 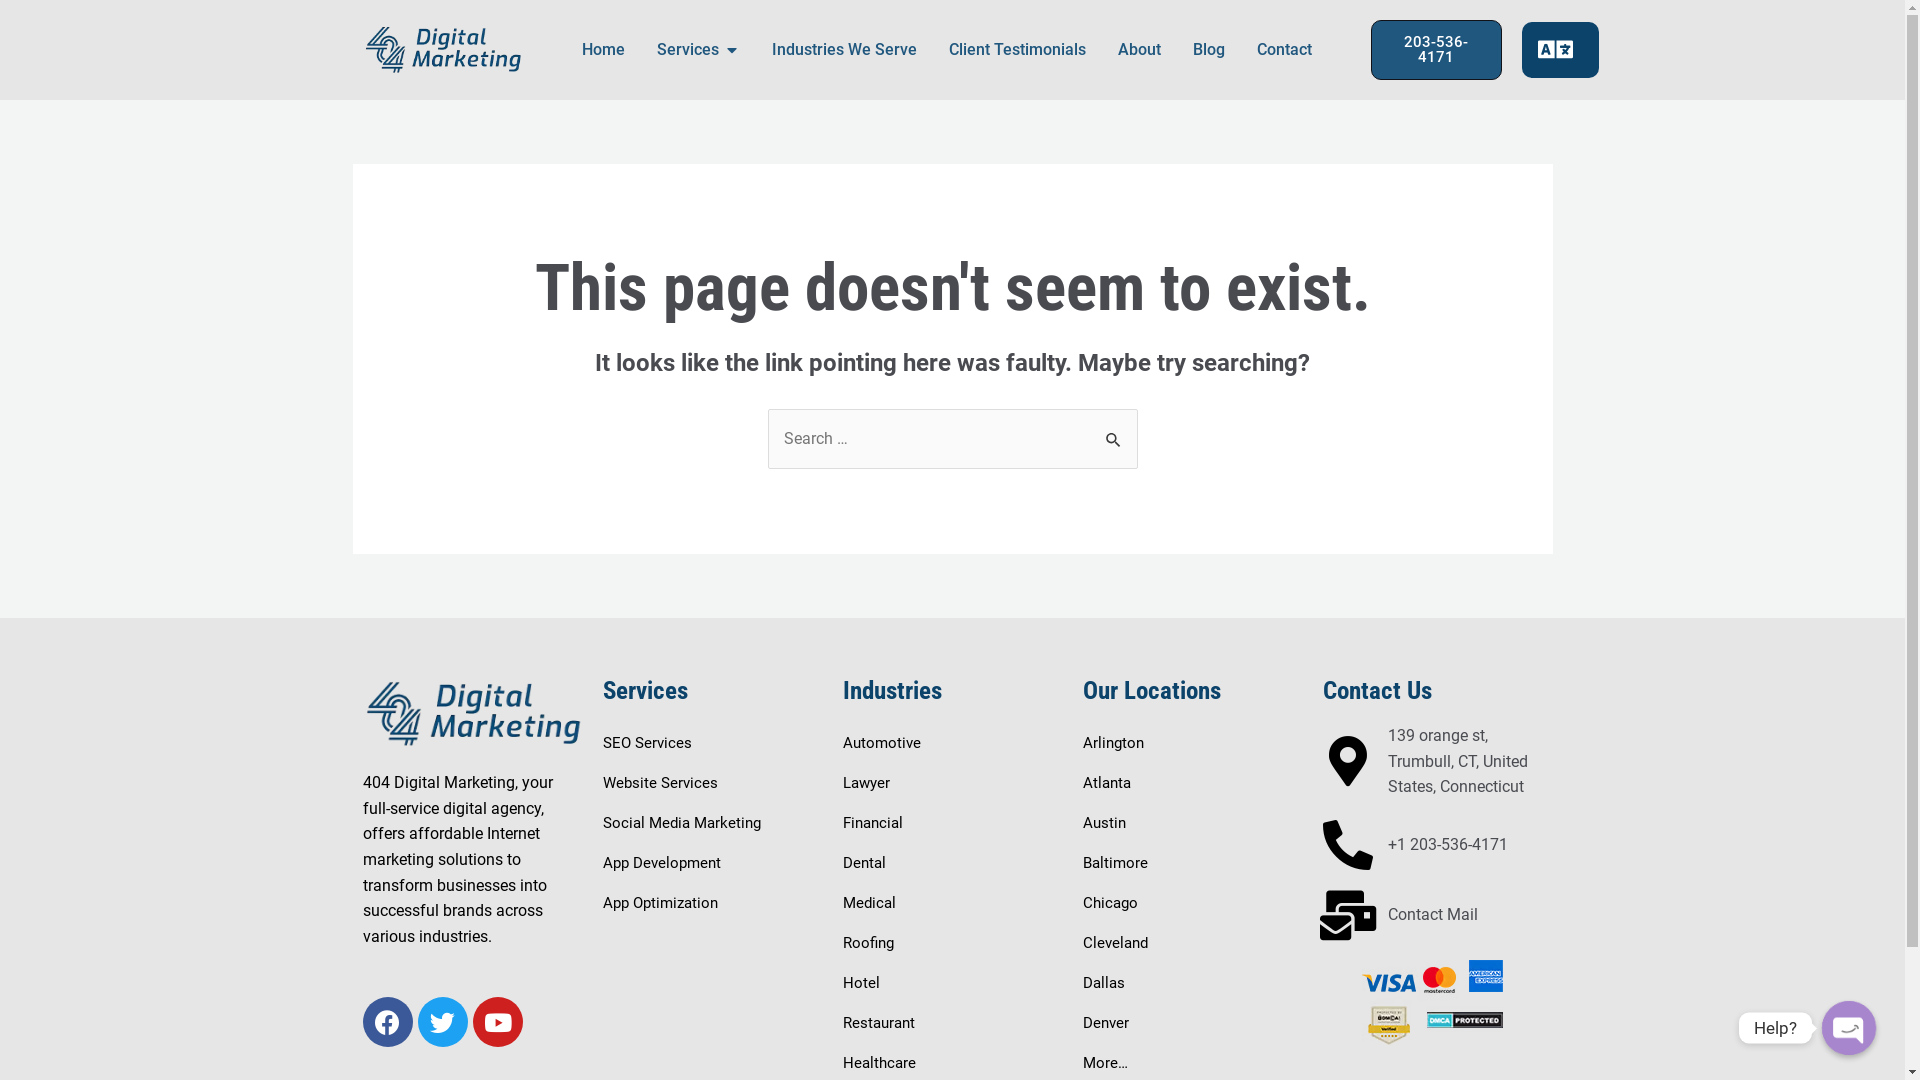 I want to click on 'Facebook', so click(x=387, y=1022).